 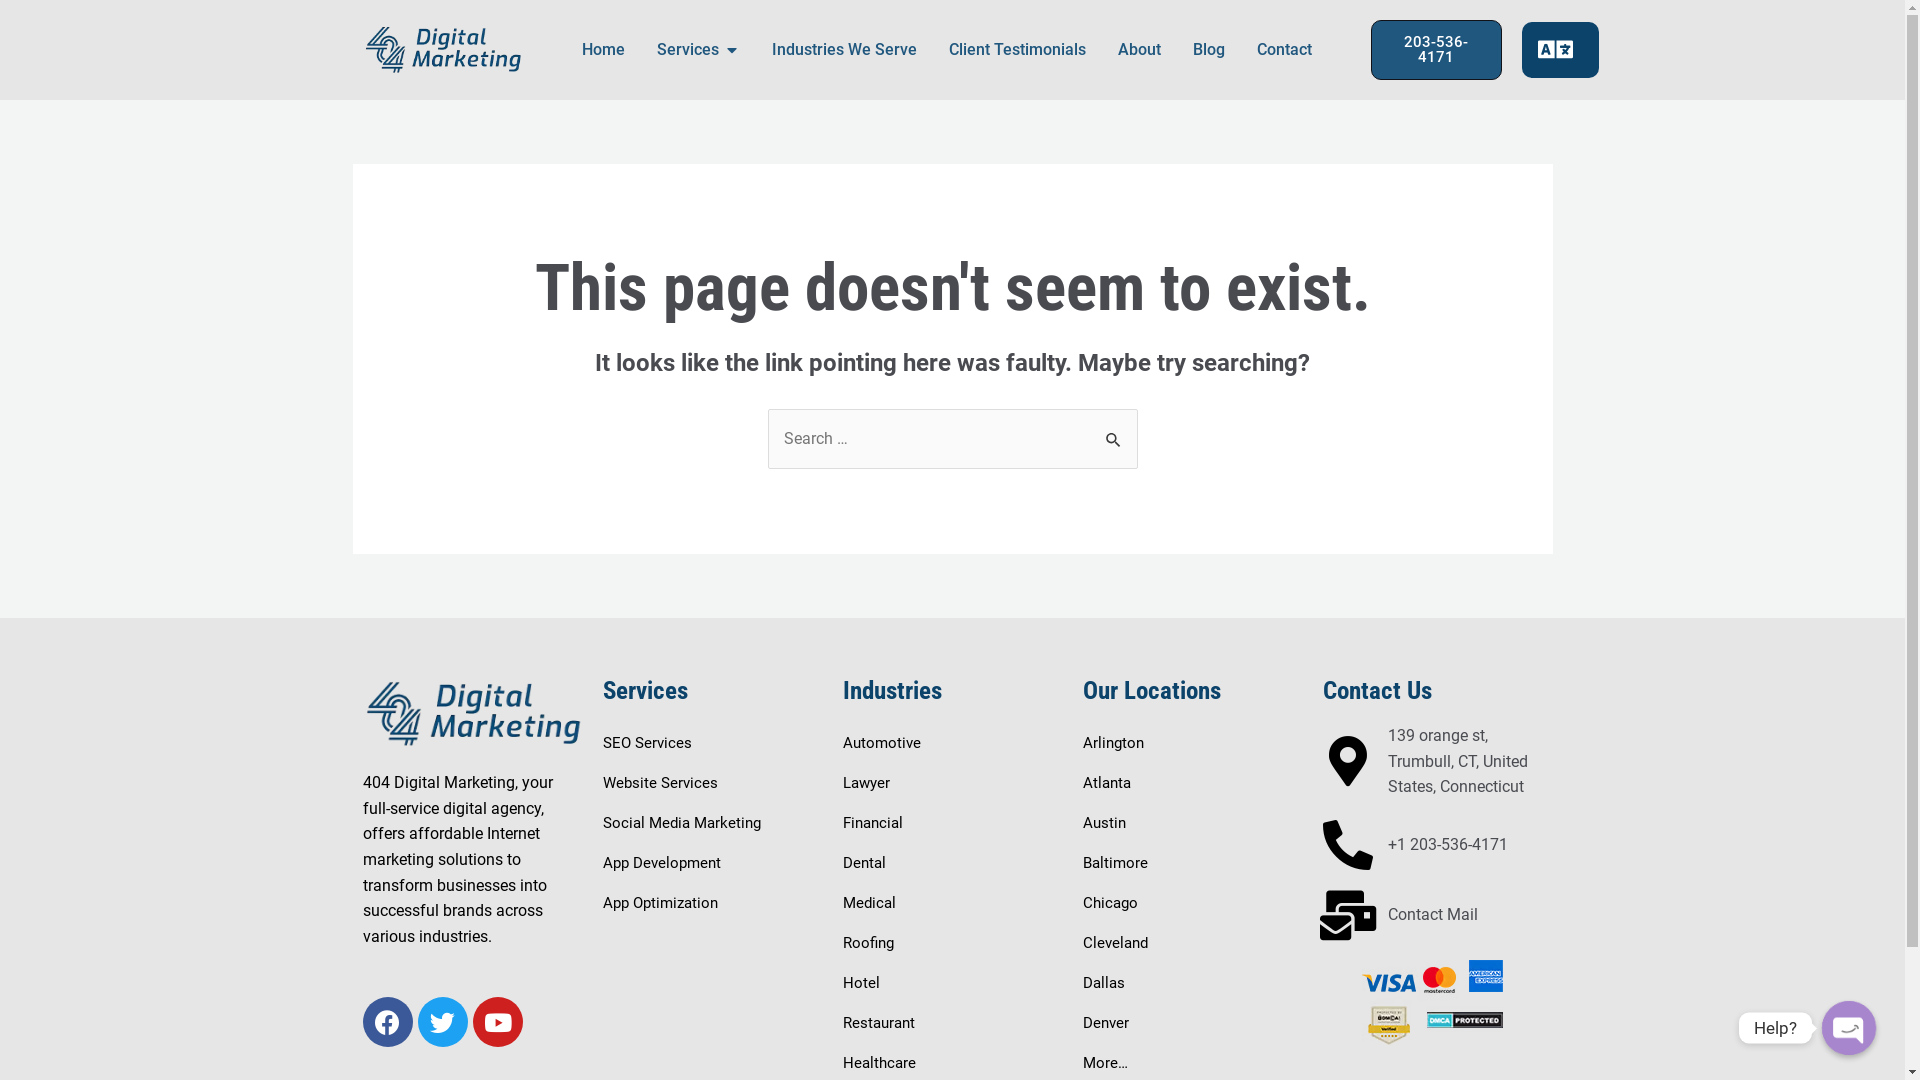 I want to click on 'Facebook', so click(x=387, y=1022).